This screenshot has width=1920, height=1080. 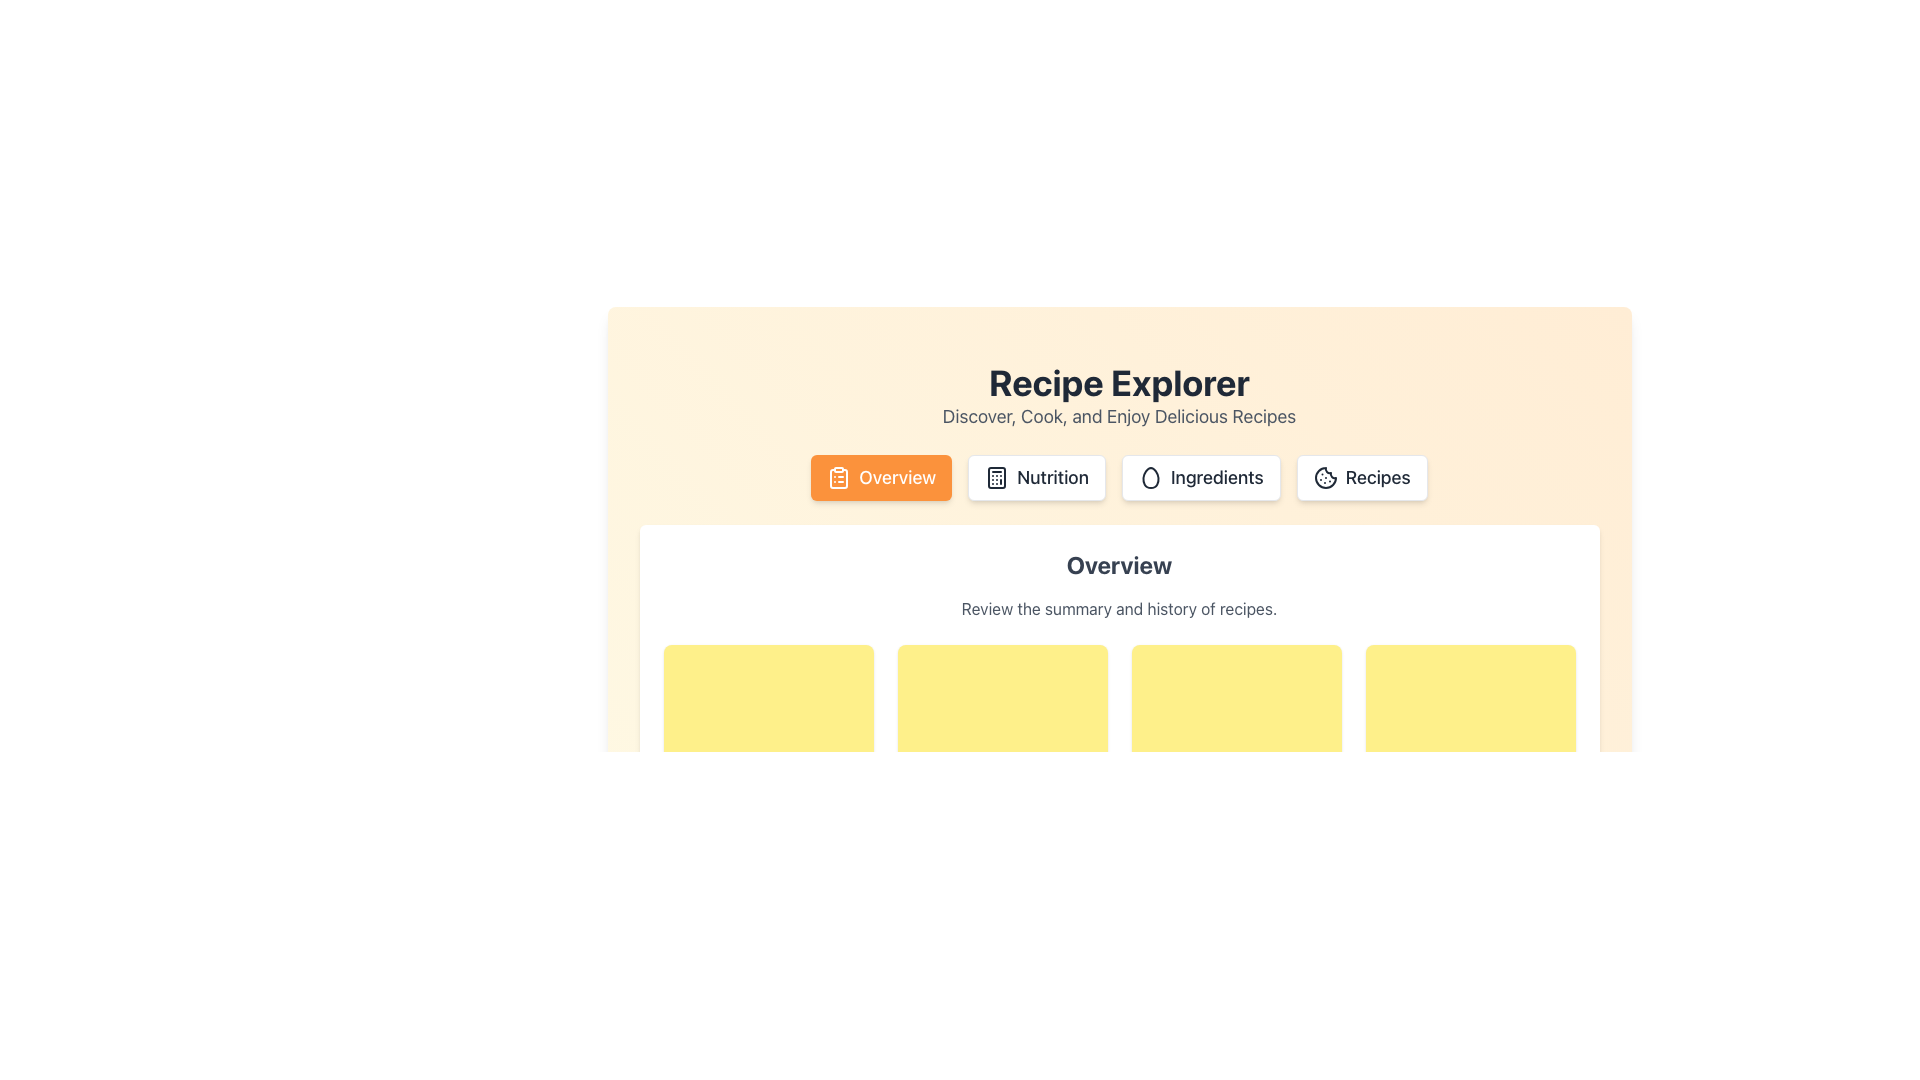 What do you see at coordinates (880, 478) in the screenshot?
I see `the 'Overview' button located in the horizontal navigation bar of the recipe application` at bounding box center [880, 478].